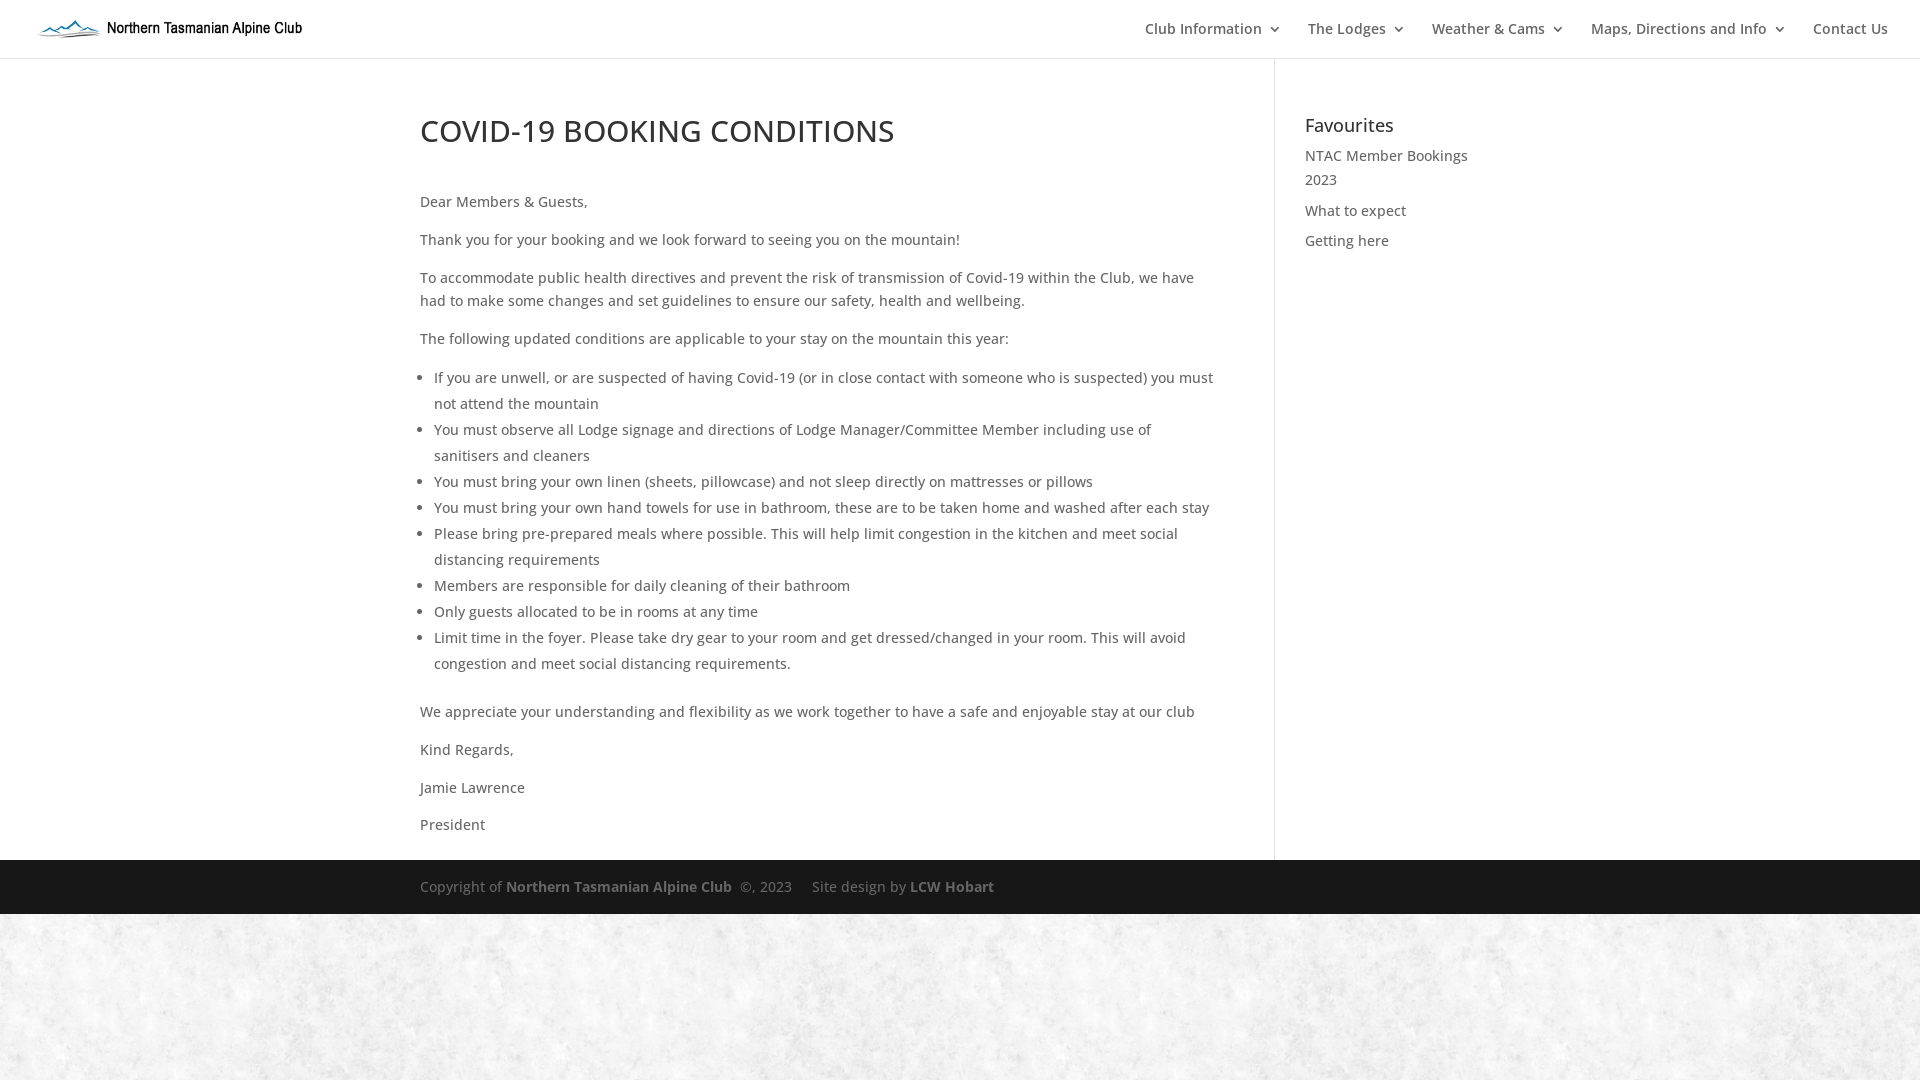  I want to click on 'Club Information', so click(1212, 39).